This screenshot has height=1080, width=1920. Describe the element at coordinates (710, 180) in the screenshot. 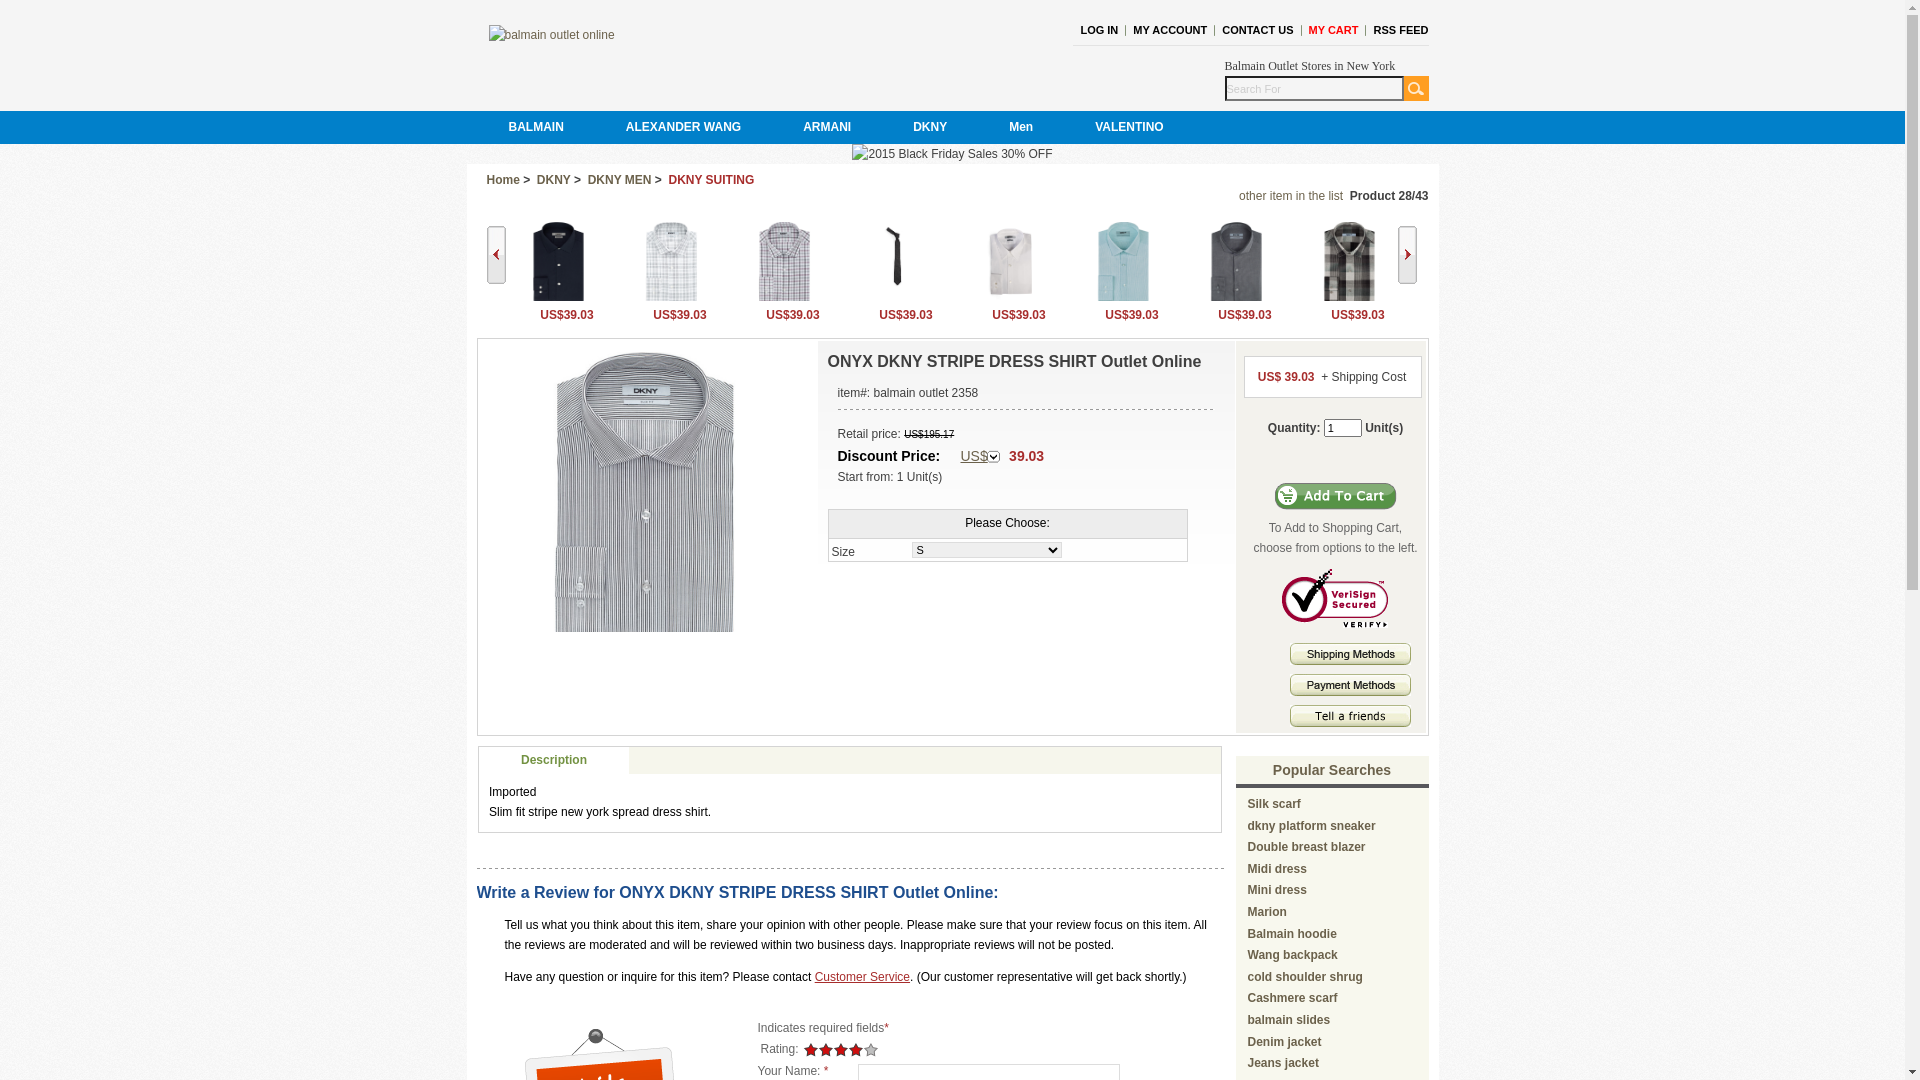

I see `'DKNY SUITING'` at that location.